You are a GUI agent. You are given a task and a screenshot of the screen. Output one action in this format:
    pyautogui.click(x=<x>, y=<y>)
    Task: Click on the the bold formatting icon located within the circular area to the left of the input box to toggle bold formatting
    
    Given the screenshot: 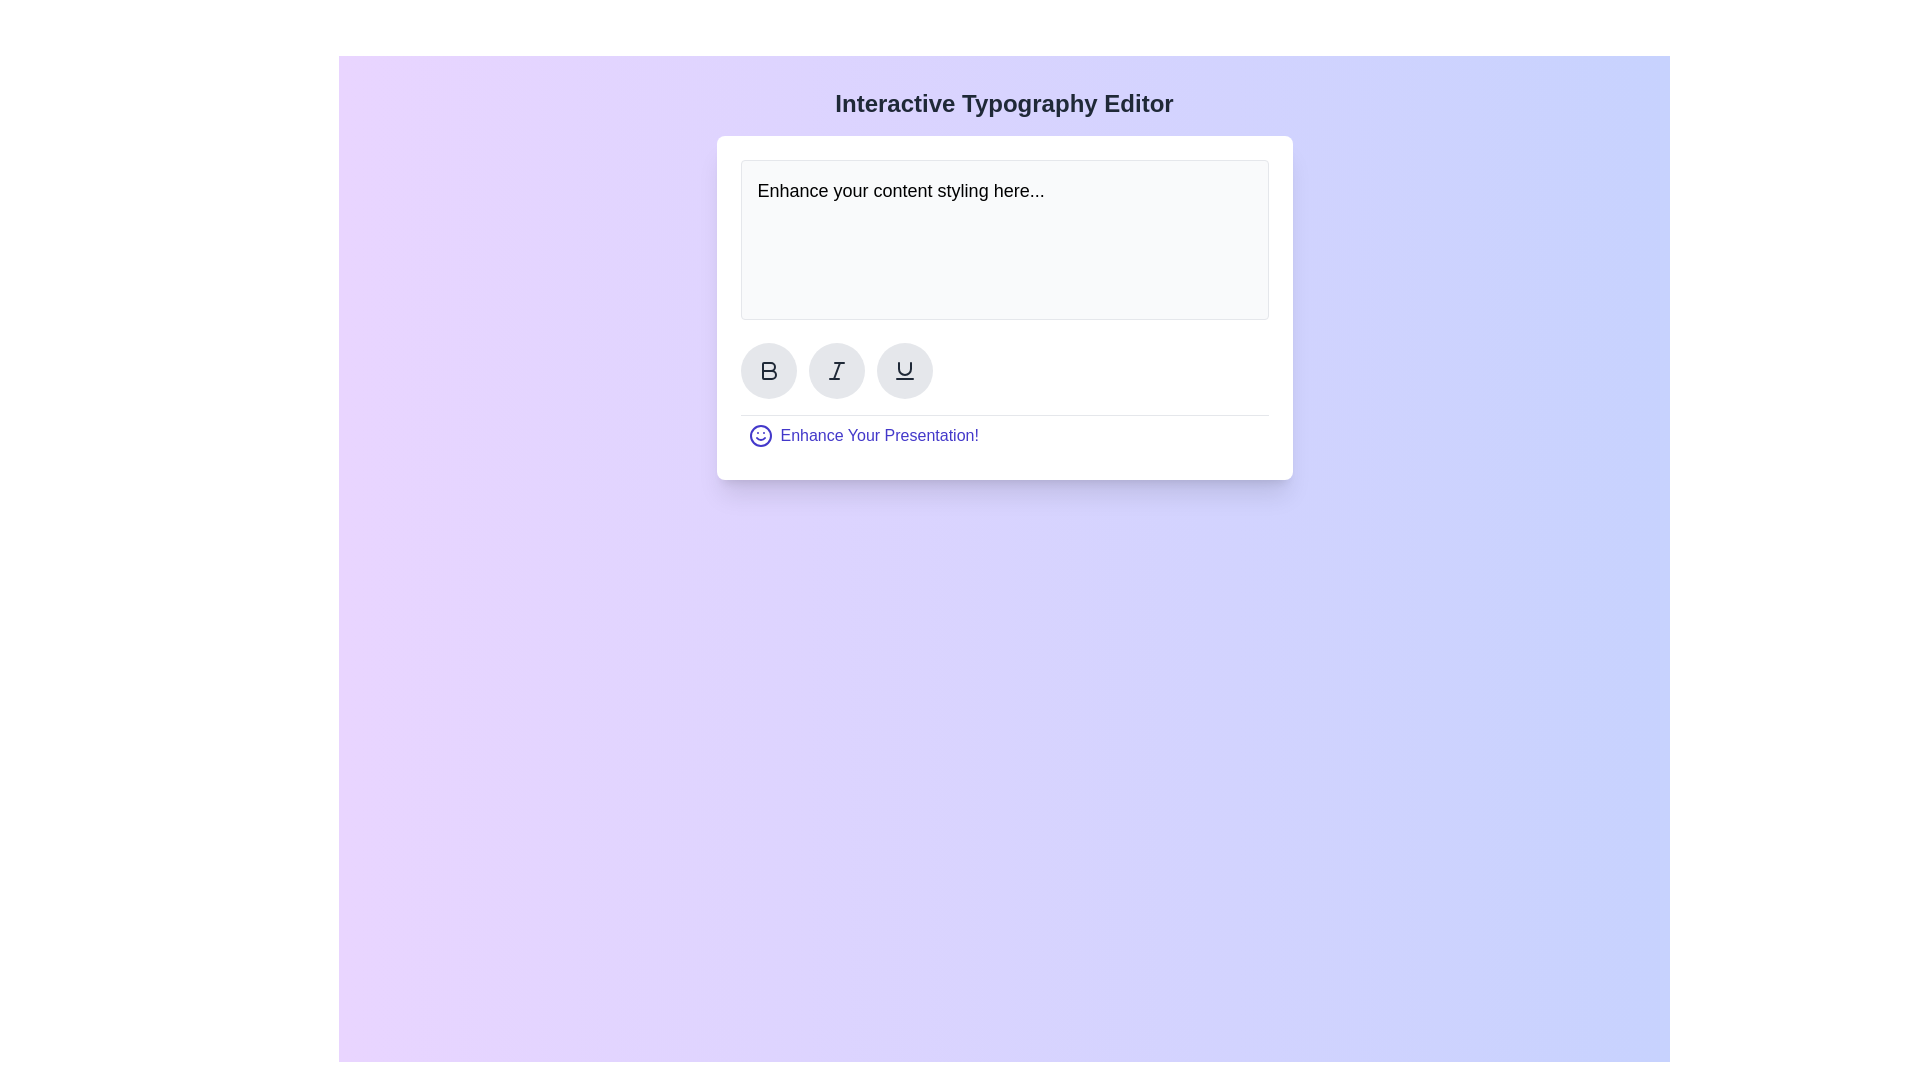 What is the action you would take?
    pyautogui.click(x=767, y=370)
    